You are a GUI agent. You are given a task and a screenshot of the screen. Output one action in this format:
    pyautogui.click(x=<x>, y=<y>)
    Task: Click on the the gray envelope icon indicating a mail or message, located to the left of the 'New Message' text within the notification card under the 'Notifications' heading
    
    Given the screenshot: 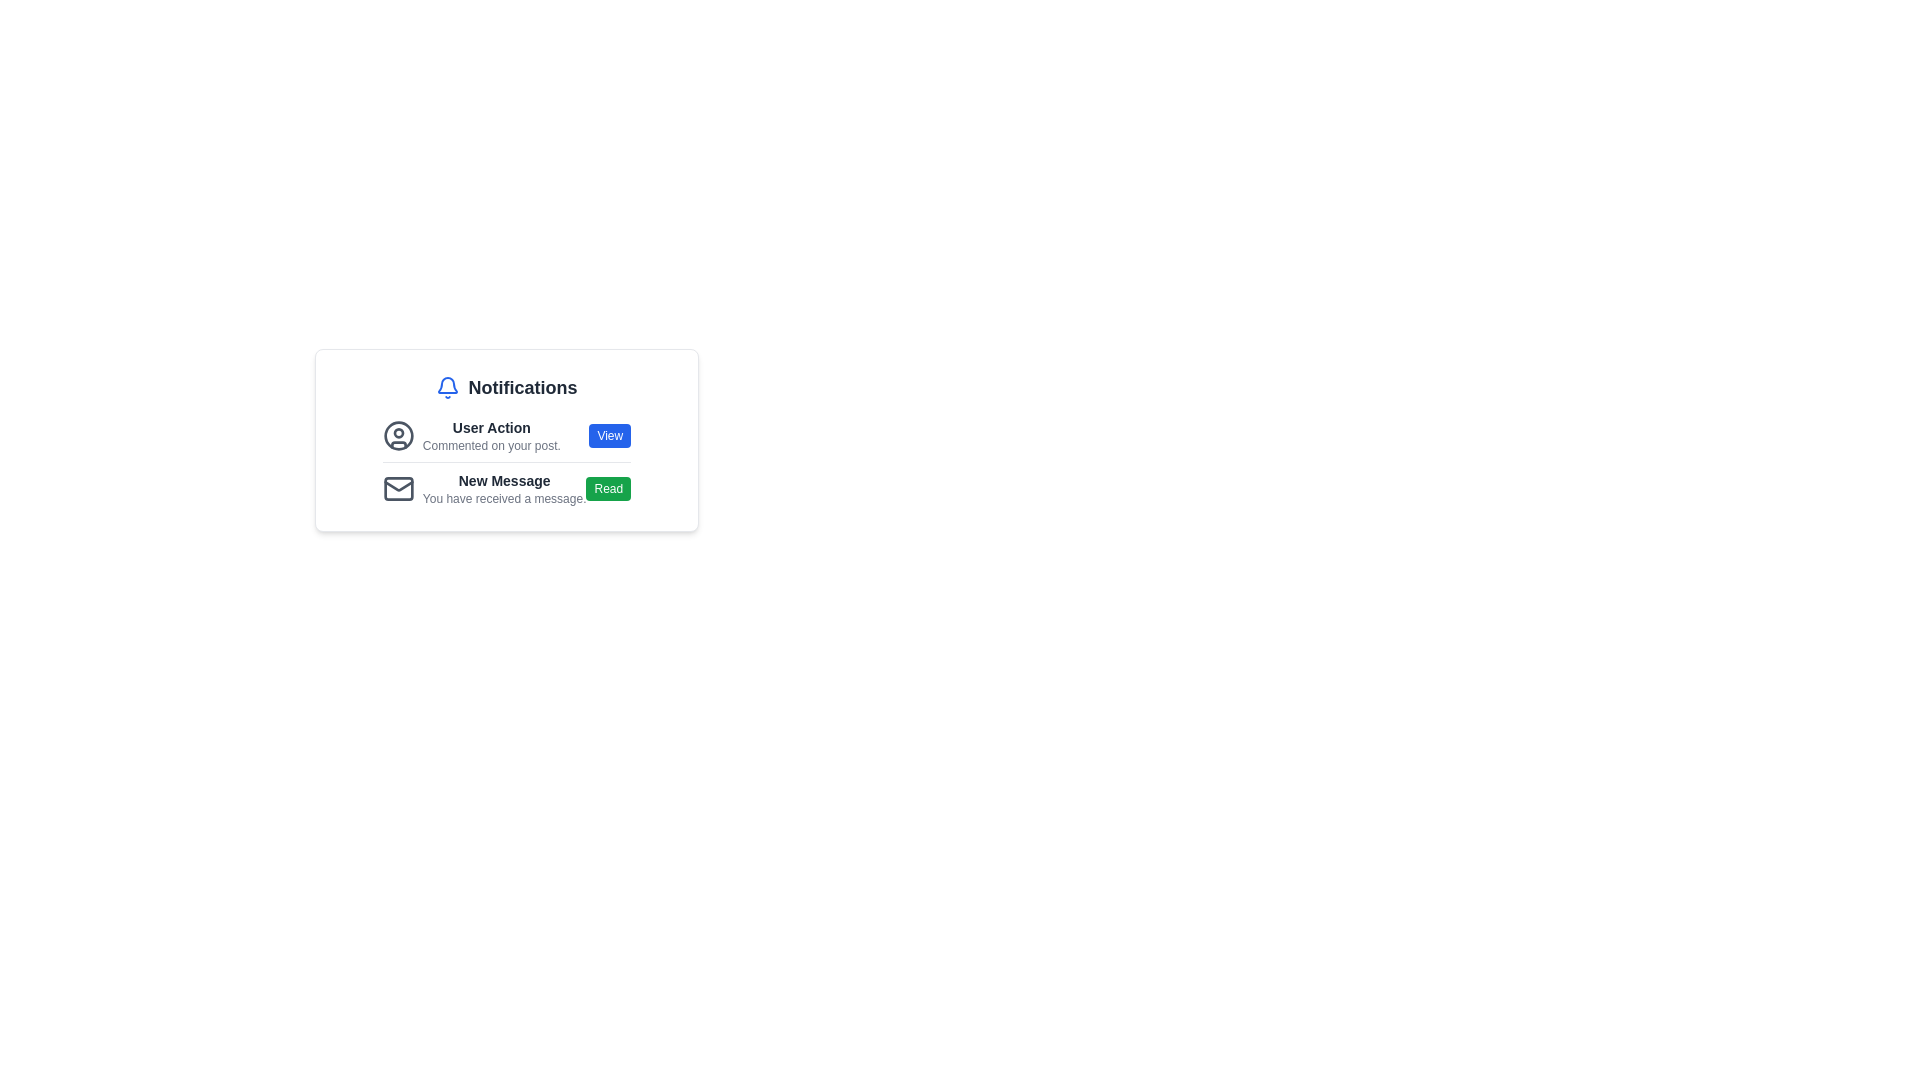 What is the action you would take?
    pyautogui.click(x=398, y=489)
    